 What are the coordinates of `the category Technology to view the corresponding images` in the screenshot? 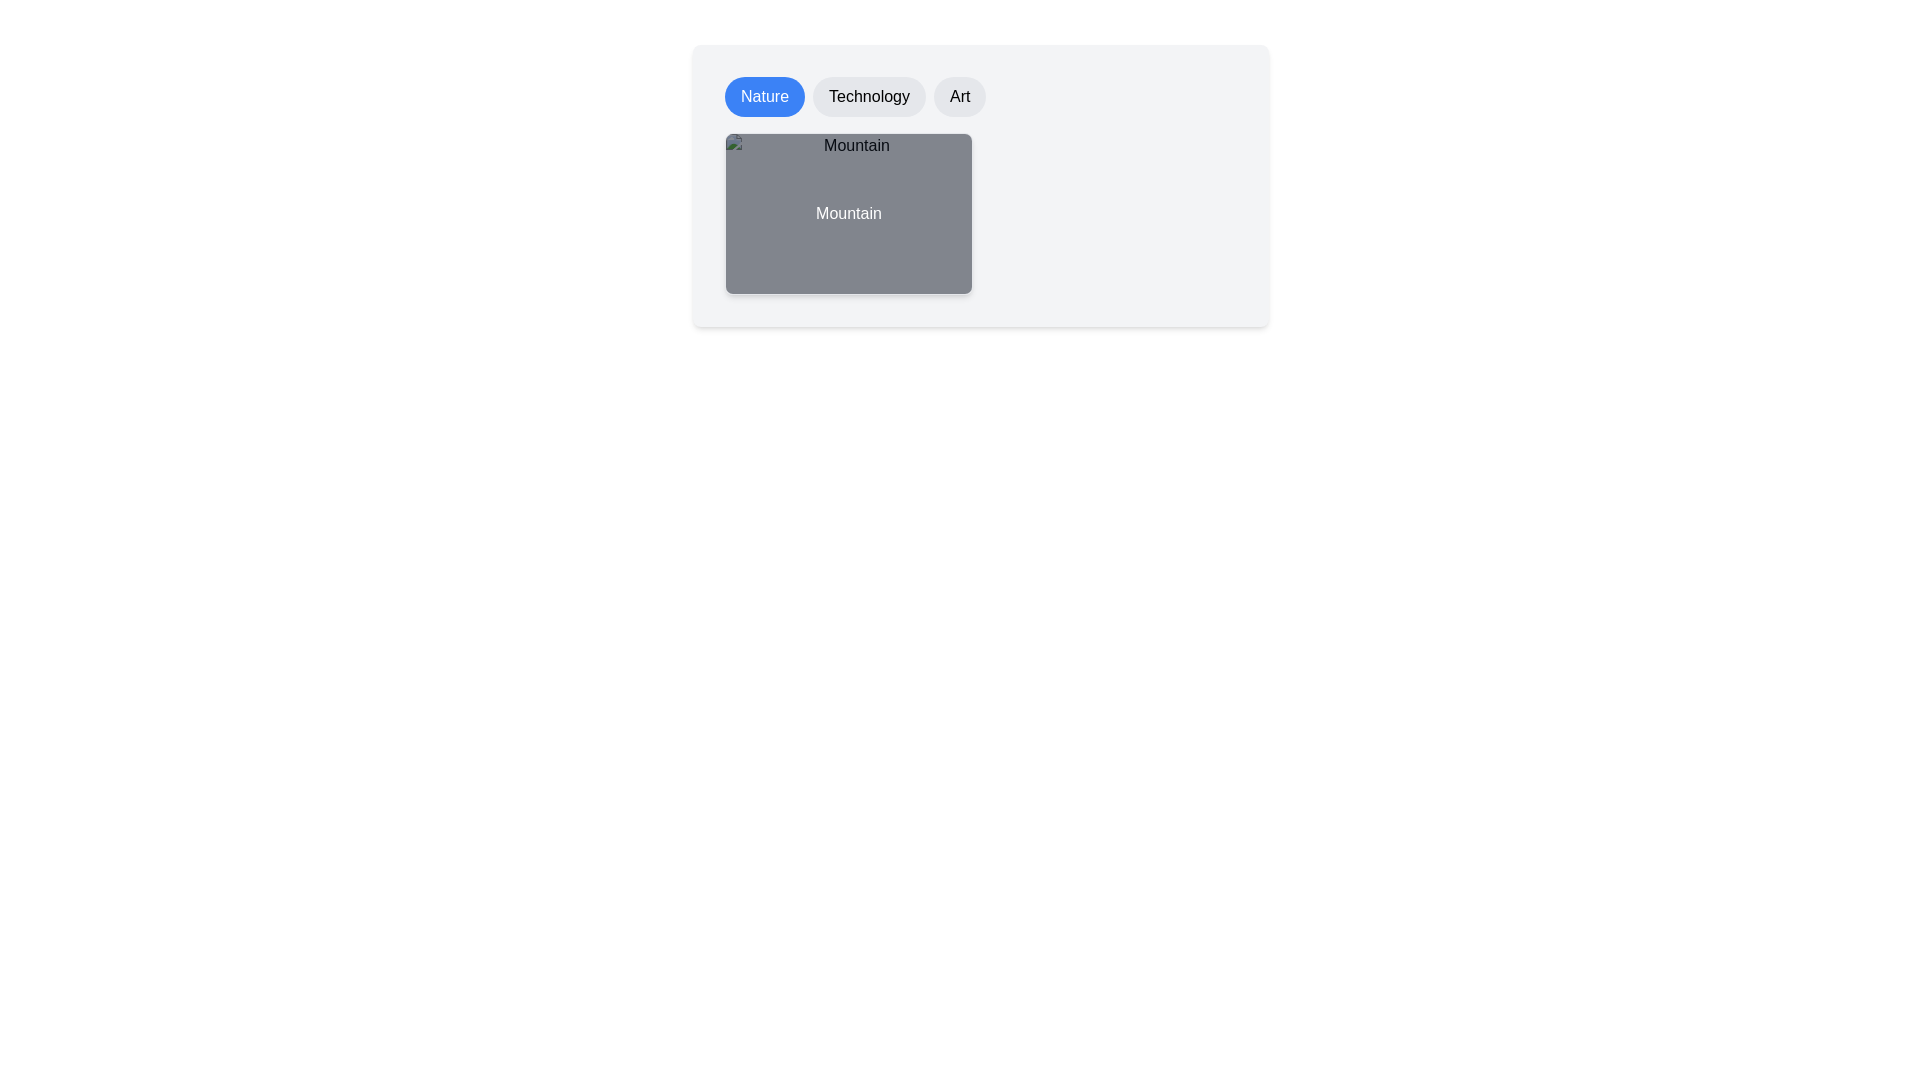 It's located at (868, 96).